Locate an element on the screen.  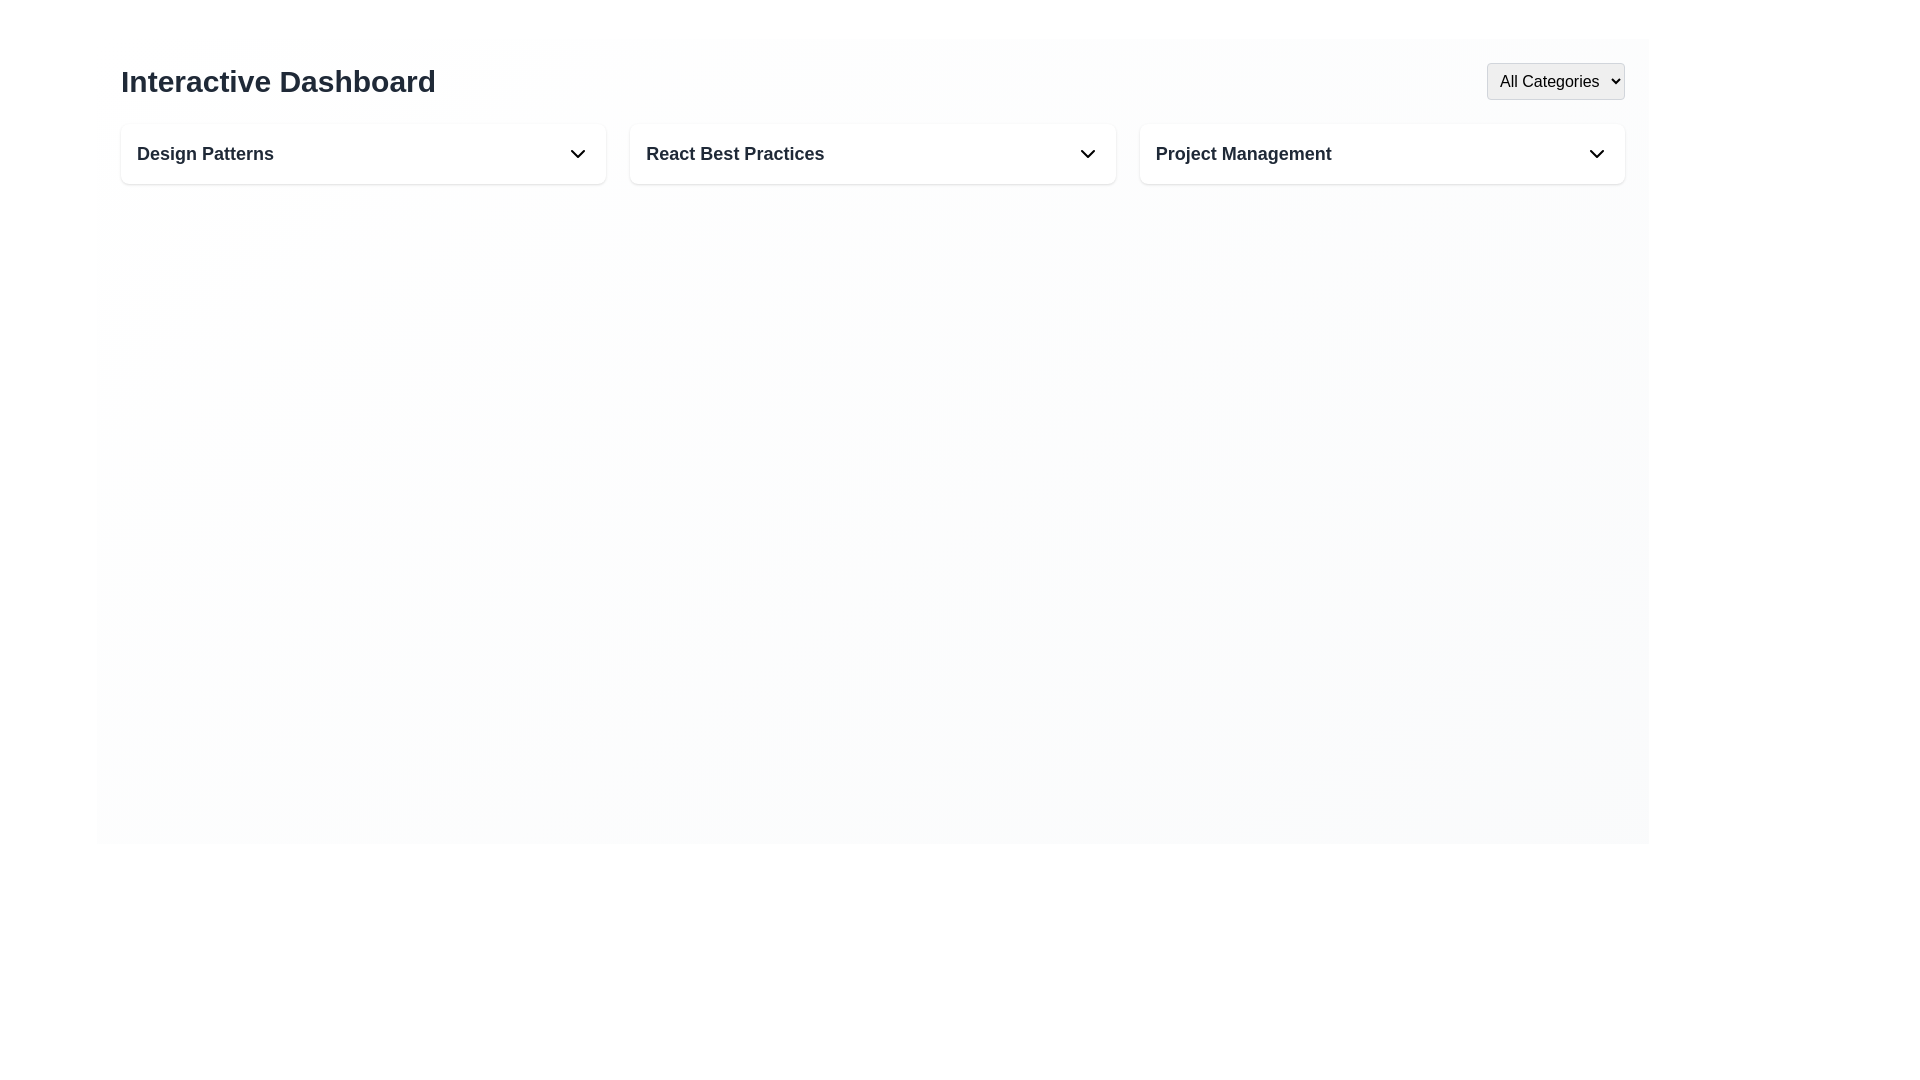
the dropdown menu located in the top-right corner of the header section to enable keyboard navigation is located at coordinates (1554, 80).